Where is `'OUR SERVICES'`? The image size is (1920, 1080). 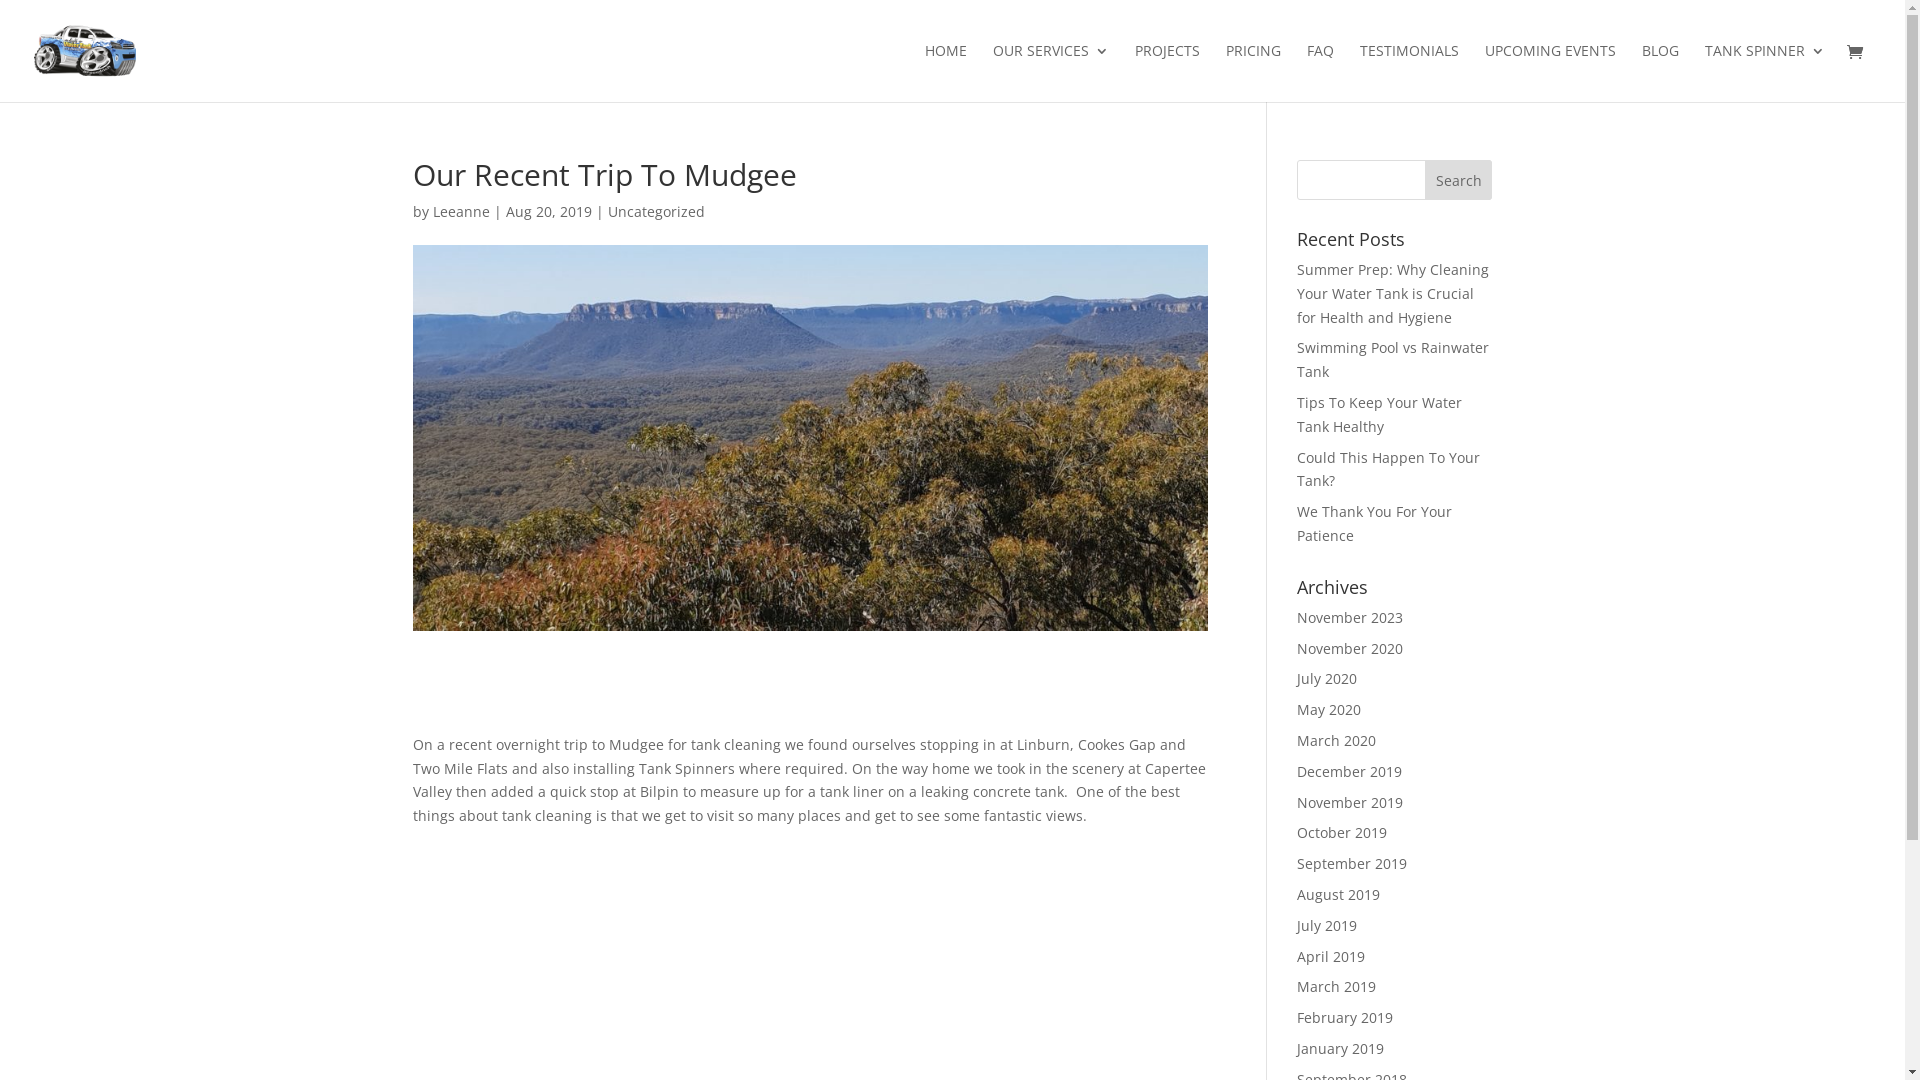
'OUR SERVICES' is located at coordinates (1050, 72).